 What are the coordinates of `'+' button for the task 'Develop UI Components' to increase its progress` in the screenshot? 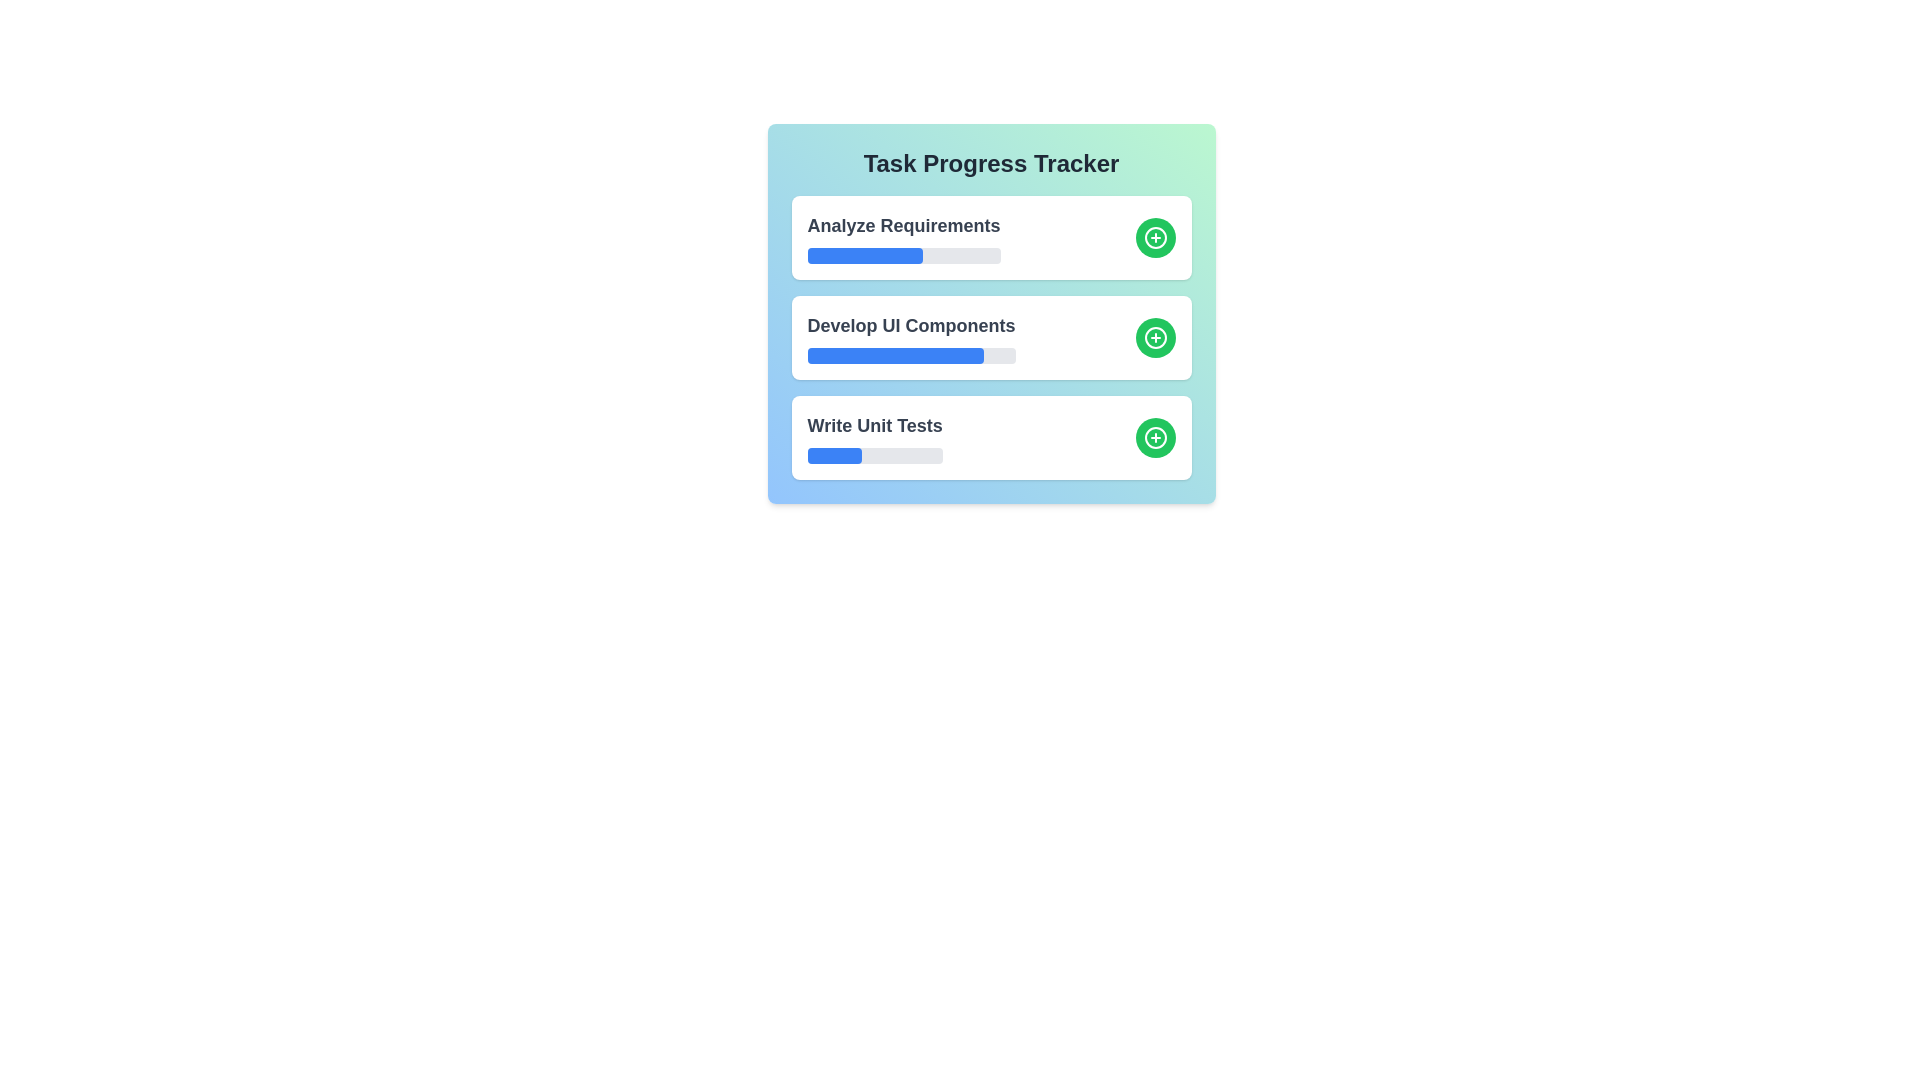 It's located at (1155, 337).